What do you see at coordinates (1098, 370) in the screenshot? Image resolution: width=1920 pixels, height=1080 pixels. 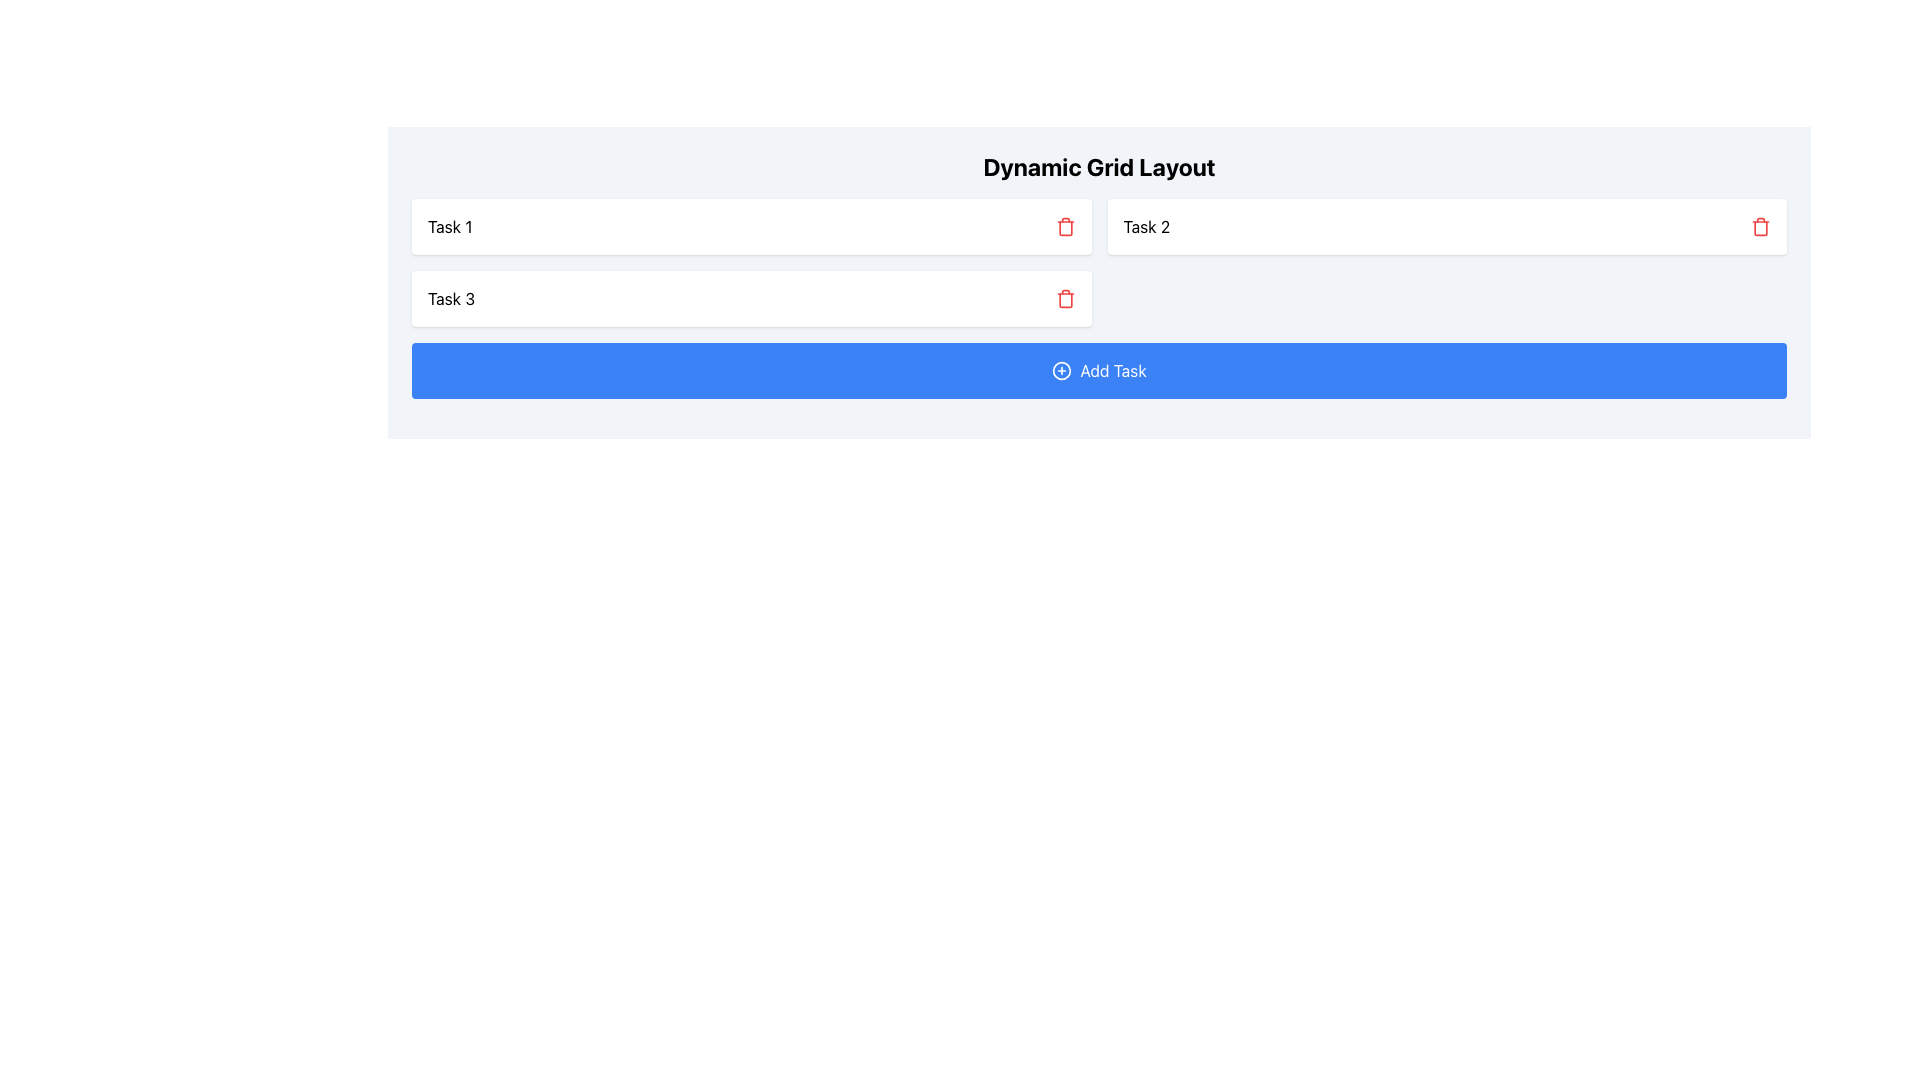 I see `the 'Add Task' button, which is a blue rectangular button with rounded corners, located below 'Task 1', 'Task 2', and 'Task 3'` at bounding box center [1098, 370].